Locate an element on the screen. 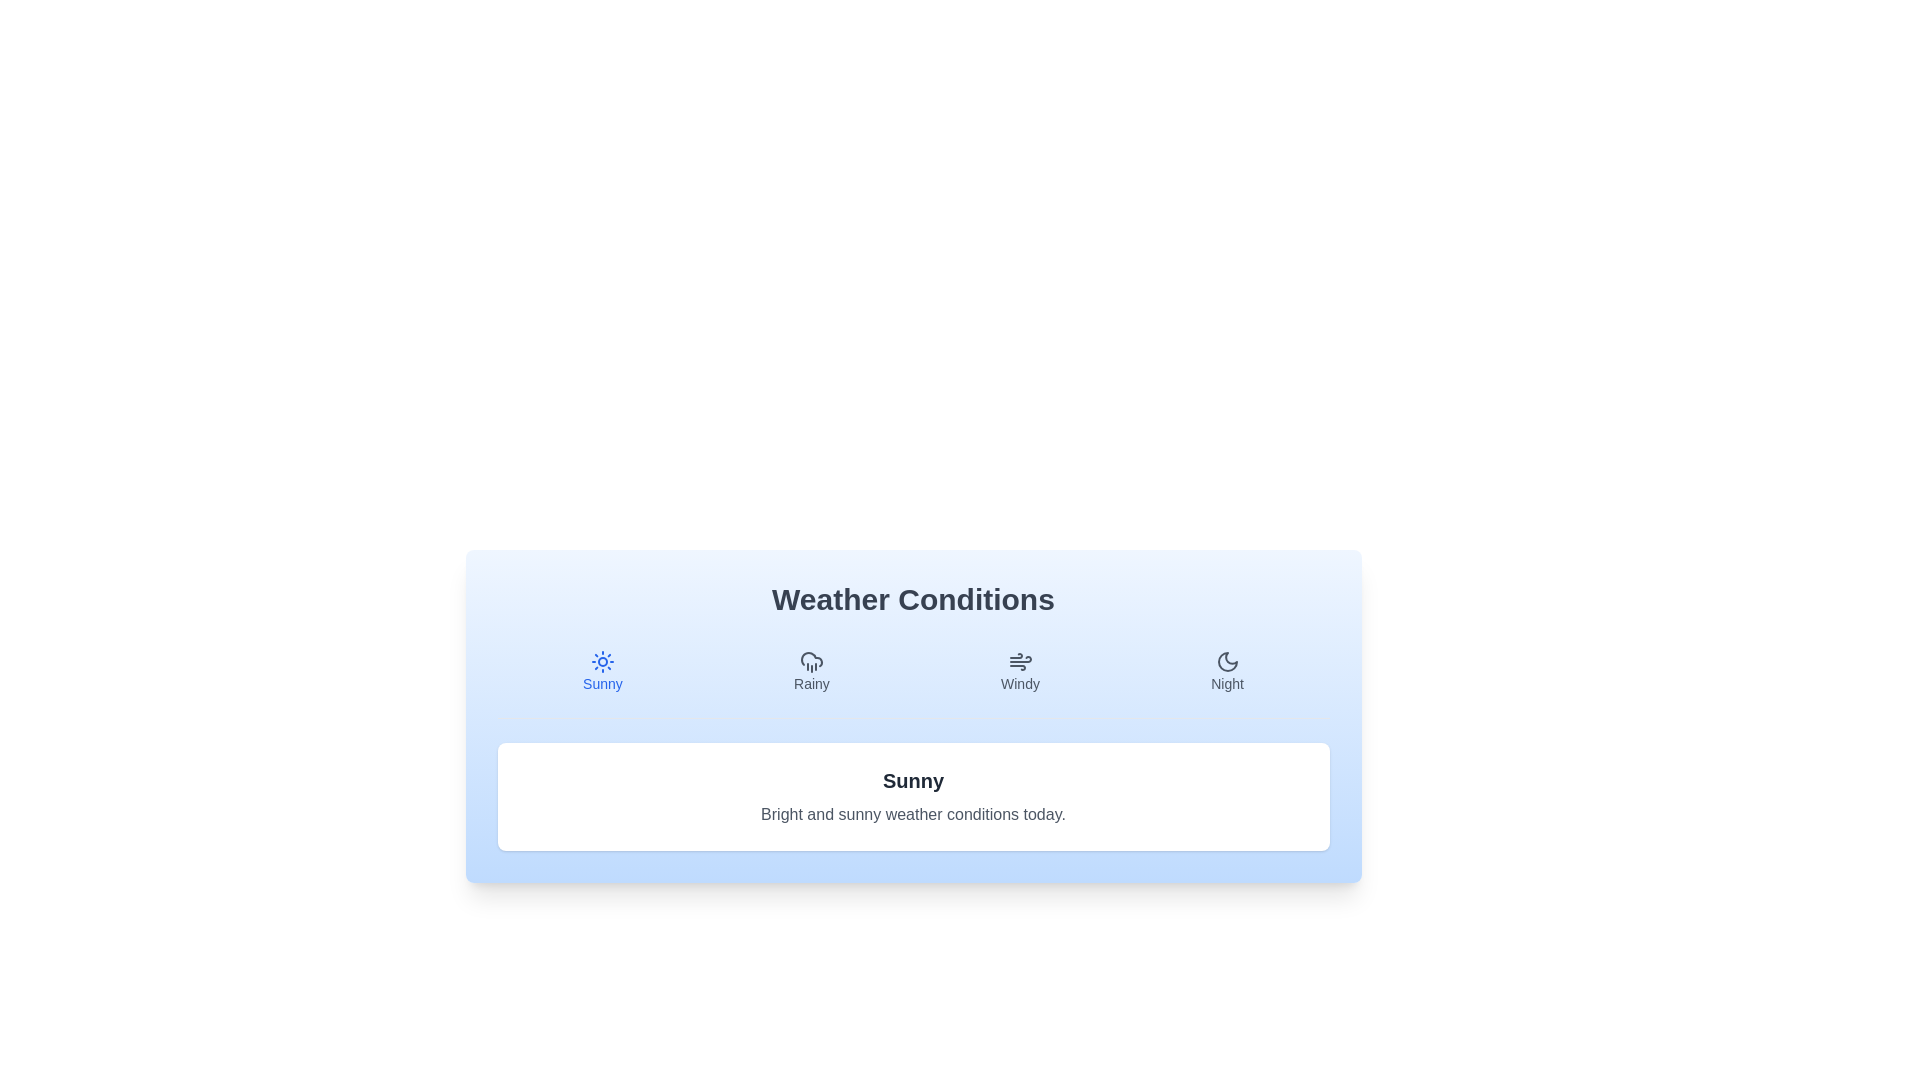  the icon and label for Windy is located at coordinates (1019, 671).